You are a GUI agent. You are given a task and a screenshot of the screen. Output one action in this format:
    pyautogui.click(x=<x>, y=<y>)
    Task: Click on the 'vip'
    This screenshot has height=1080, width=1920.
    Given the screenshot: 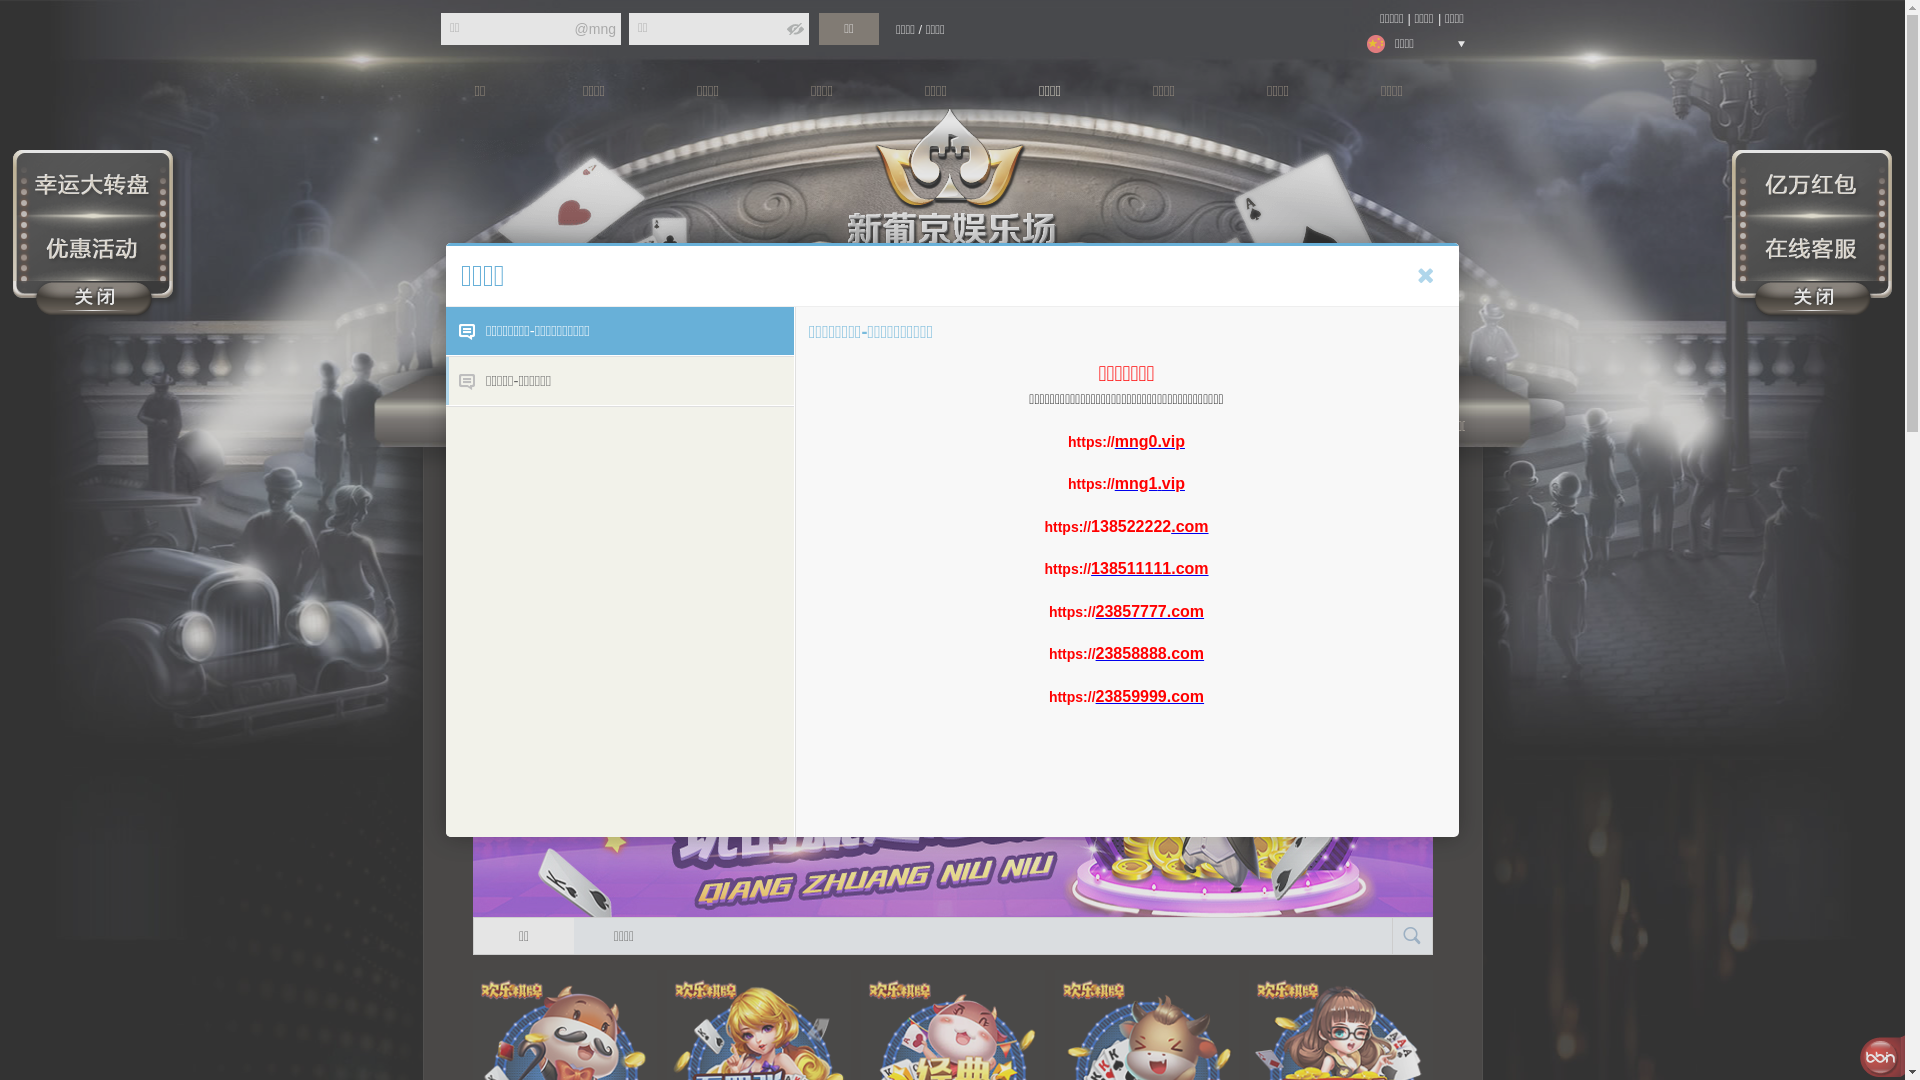 What is the action you would take?
    pyautogui.click(x=1173, y=483)
    